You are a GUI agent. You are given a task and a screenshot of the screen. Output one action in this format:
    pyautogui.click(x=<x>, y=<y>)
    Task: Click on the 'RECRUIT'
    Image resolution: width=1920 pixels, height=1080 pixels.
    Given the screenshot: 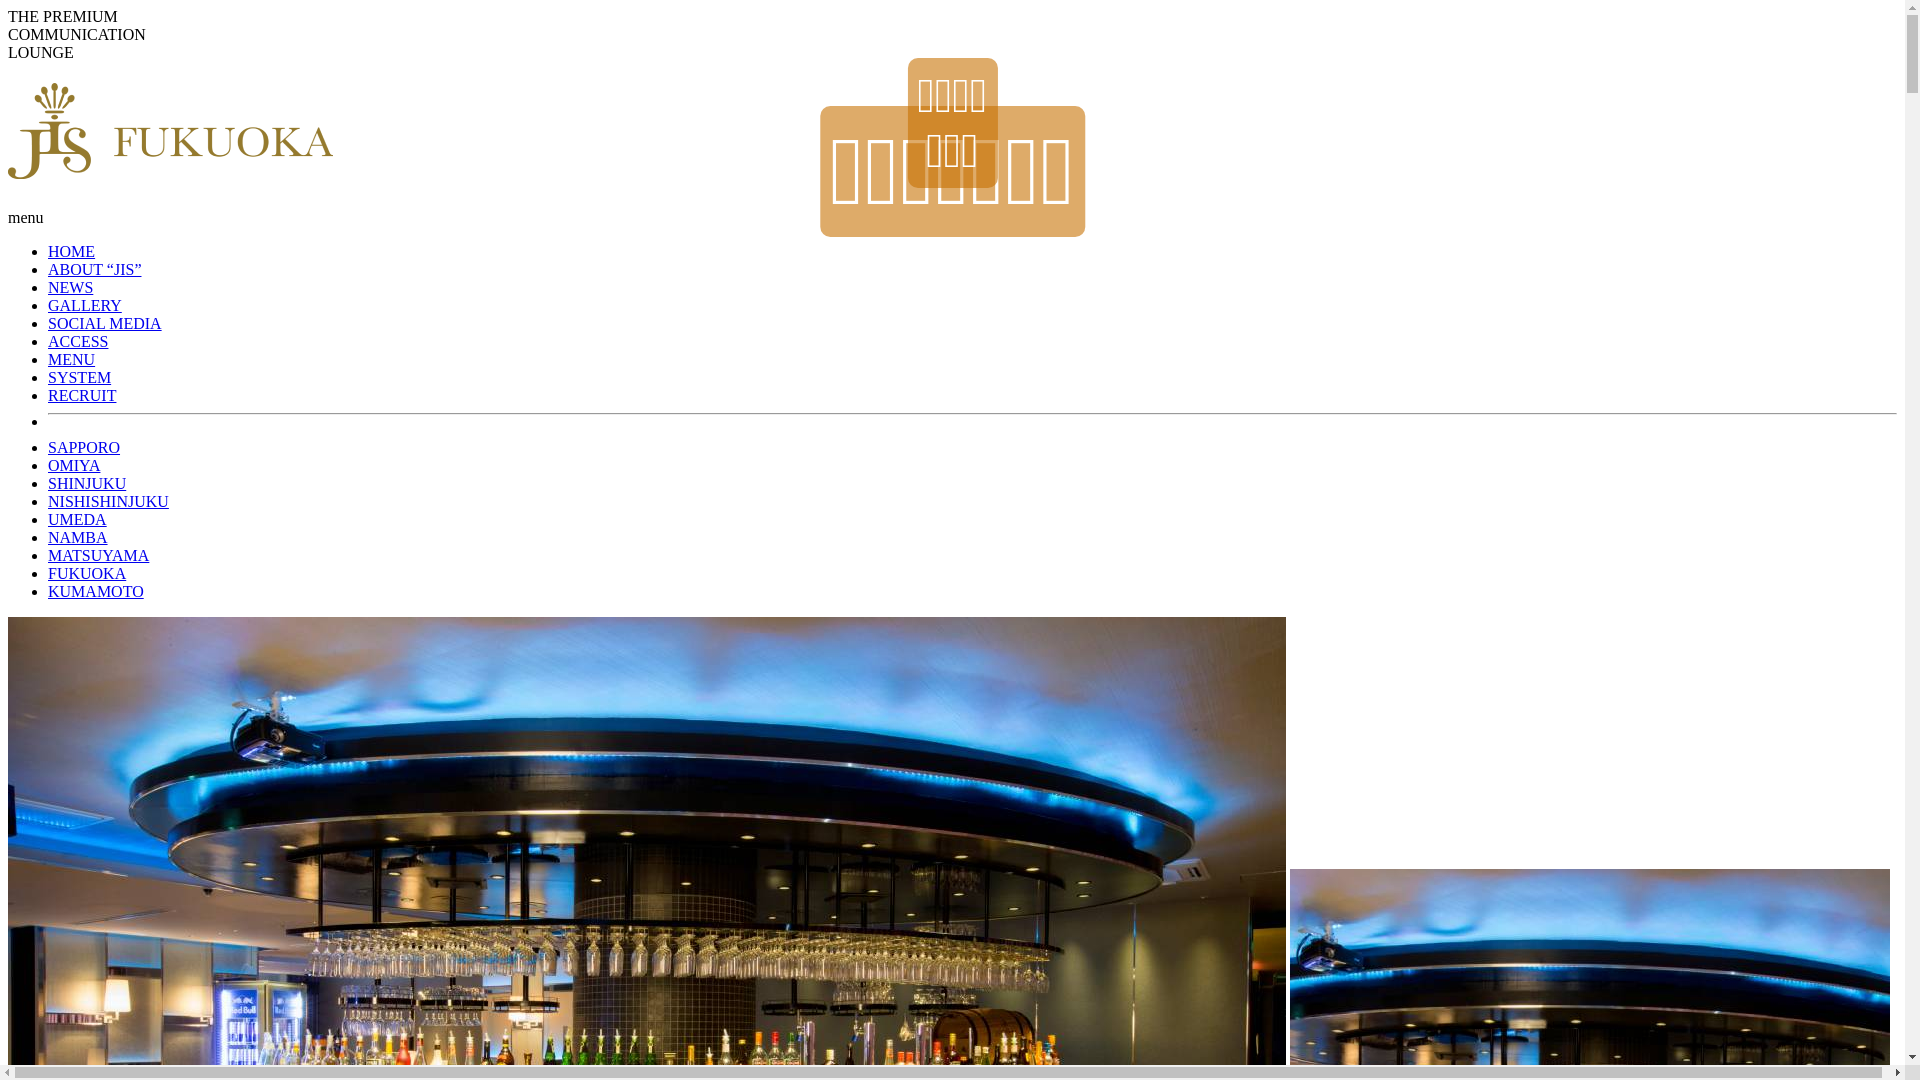 What is the action you would take?
    pyautogui.click(x=80, y=395)
    